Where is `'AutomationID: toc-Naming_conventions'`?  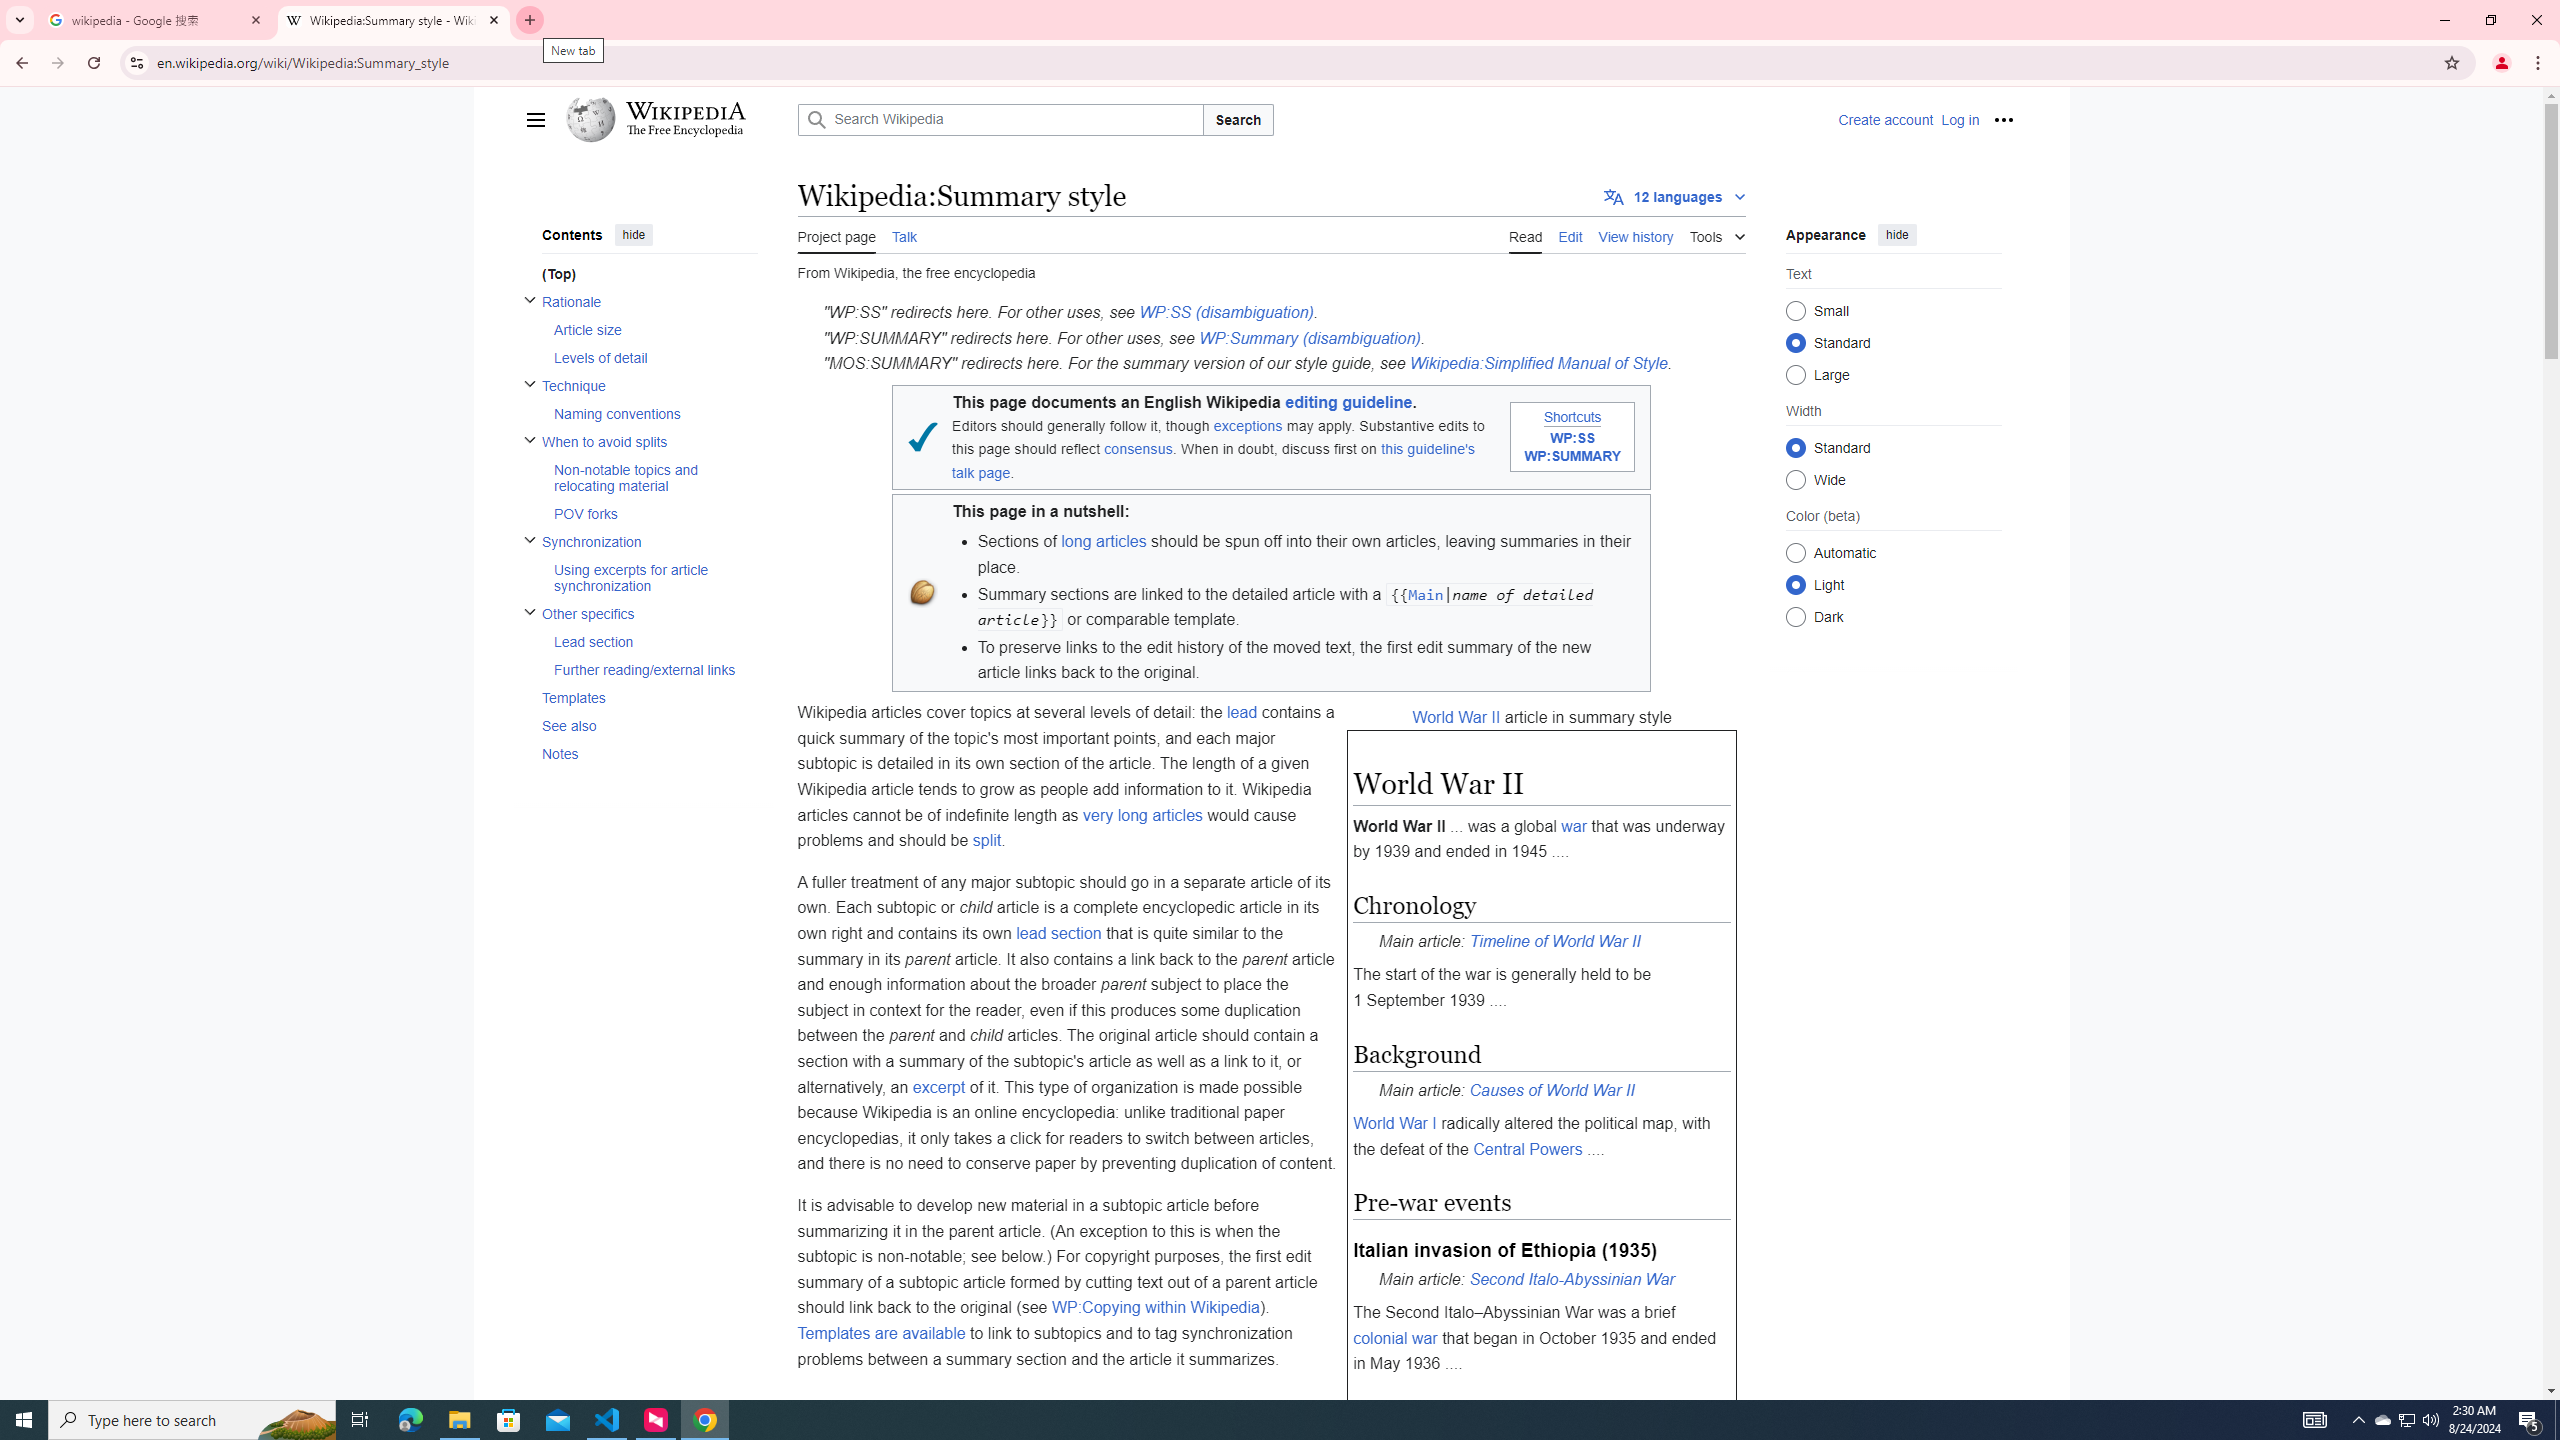 'AutomationID: toc-Naming_conventions' is located at coordinates (648, 413).